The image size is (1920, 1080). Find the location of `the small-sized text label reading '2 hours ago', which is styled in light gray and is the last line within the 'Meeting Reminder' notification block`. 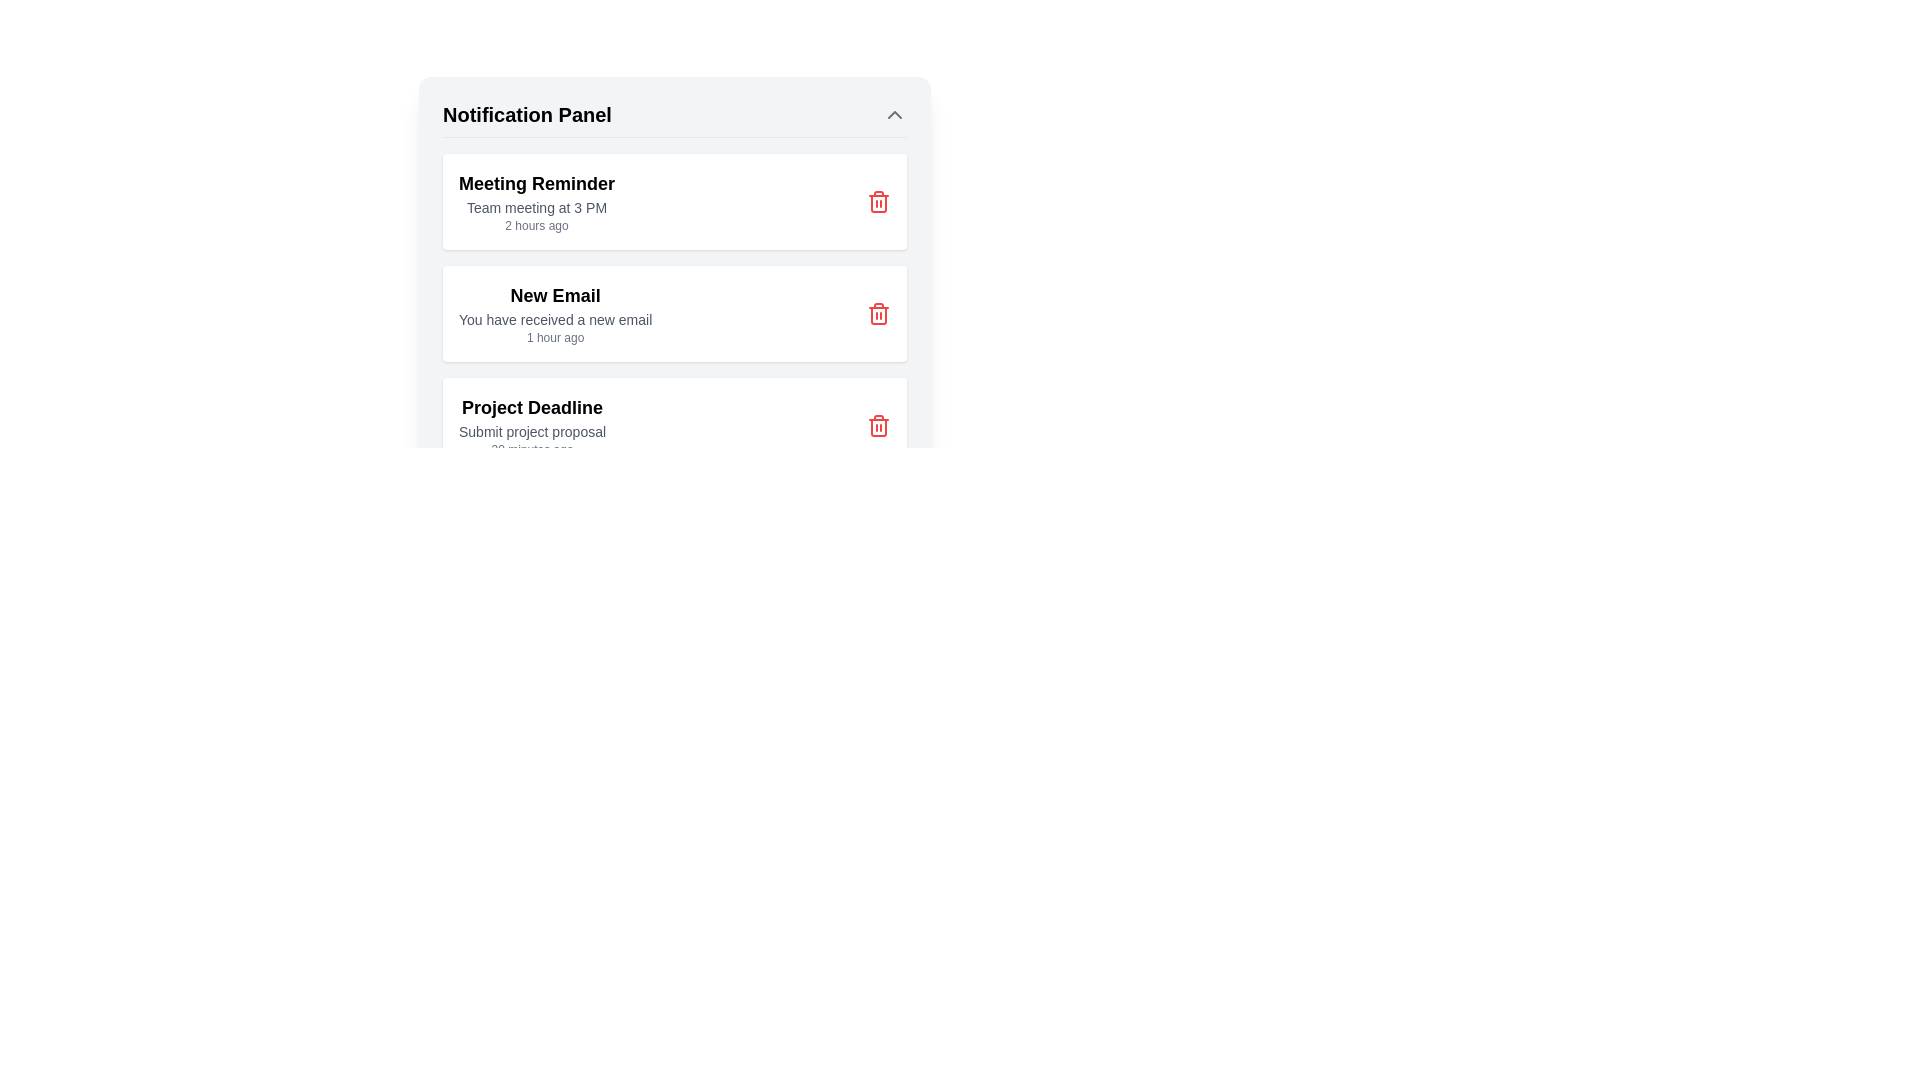

the small-sized text label reading '2 hours ago', which is styled in light gray and is the last line within the 'Meeting Reminder' notification block is located at coordinates (537, 225).